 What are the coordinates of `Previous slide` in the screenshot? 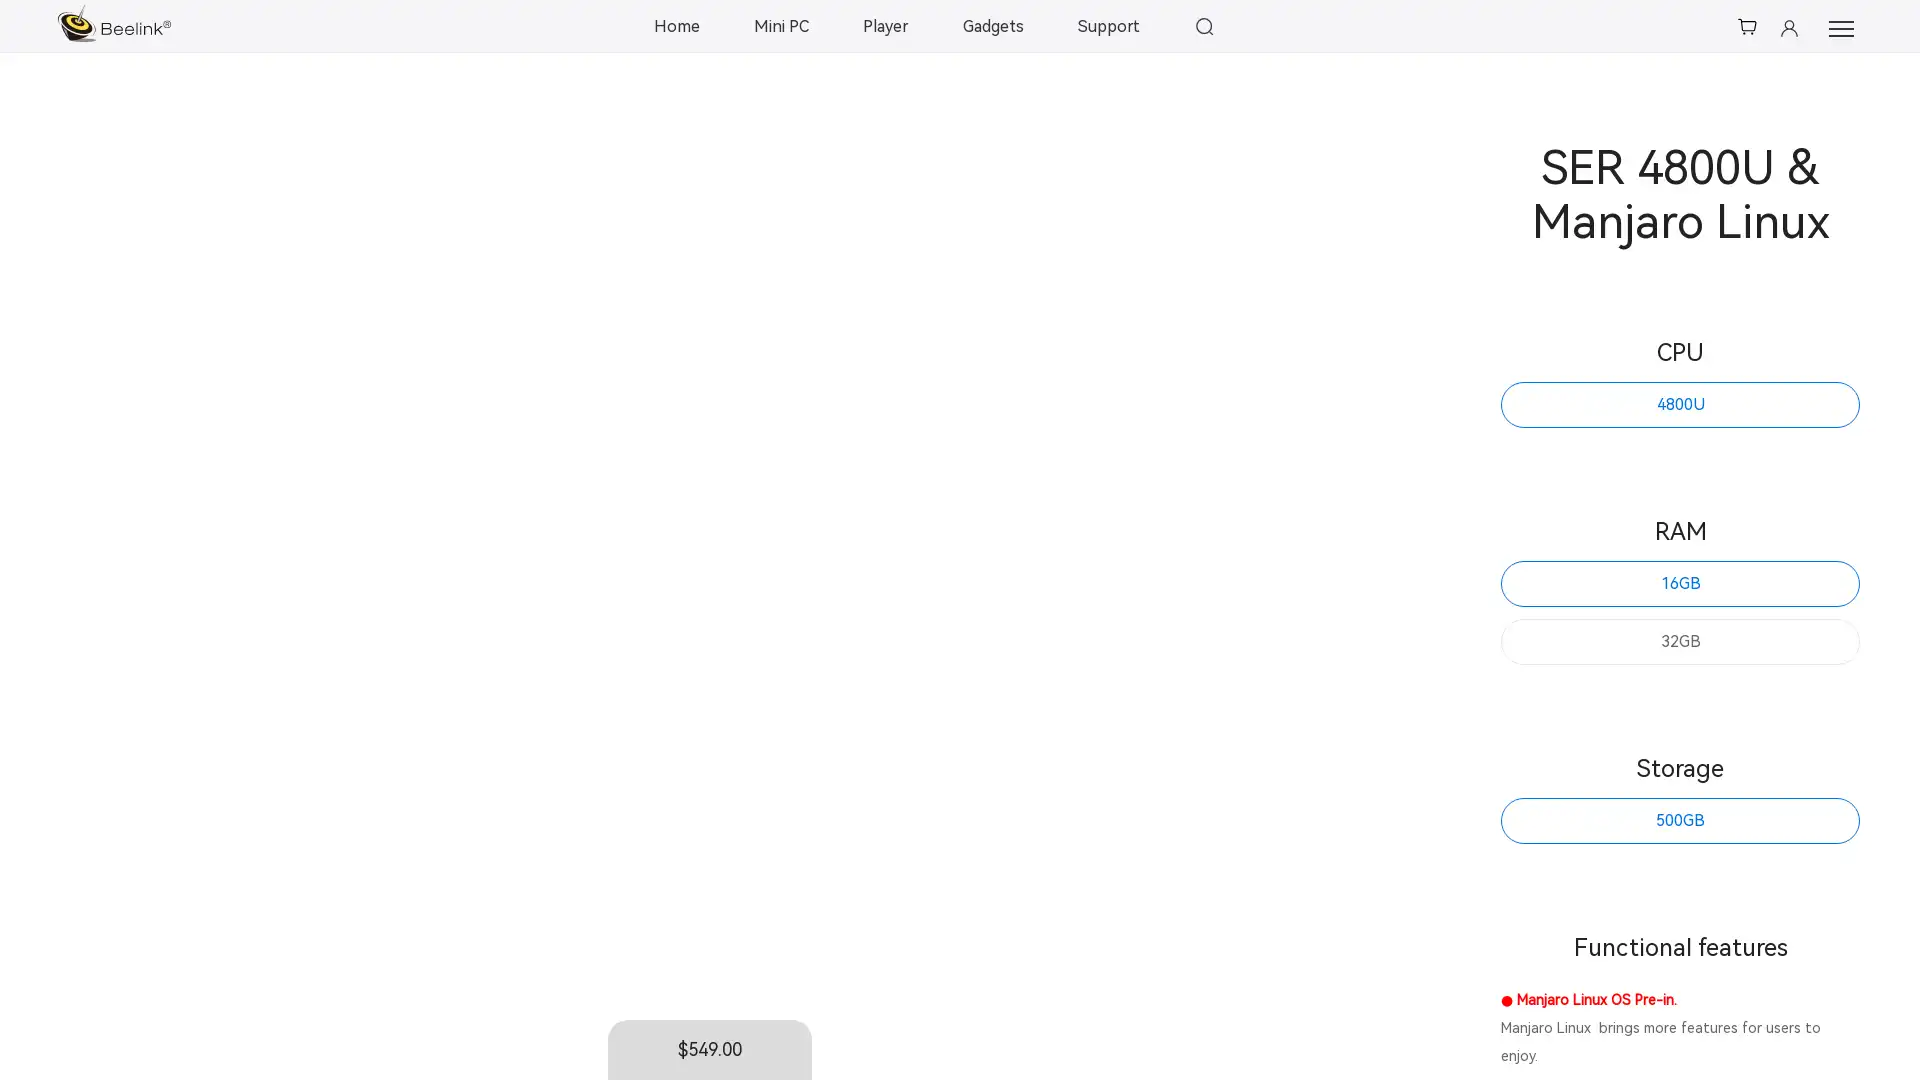 It's located at (90, 589).